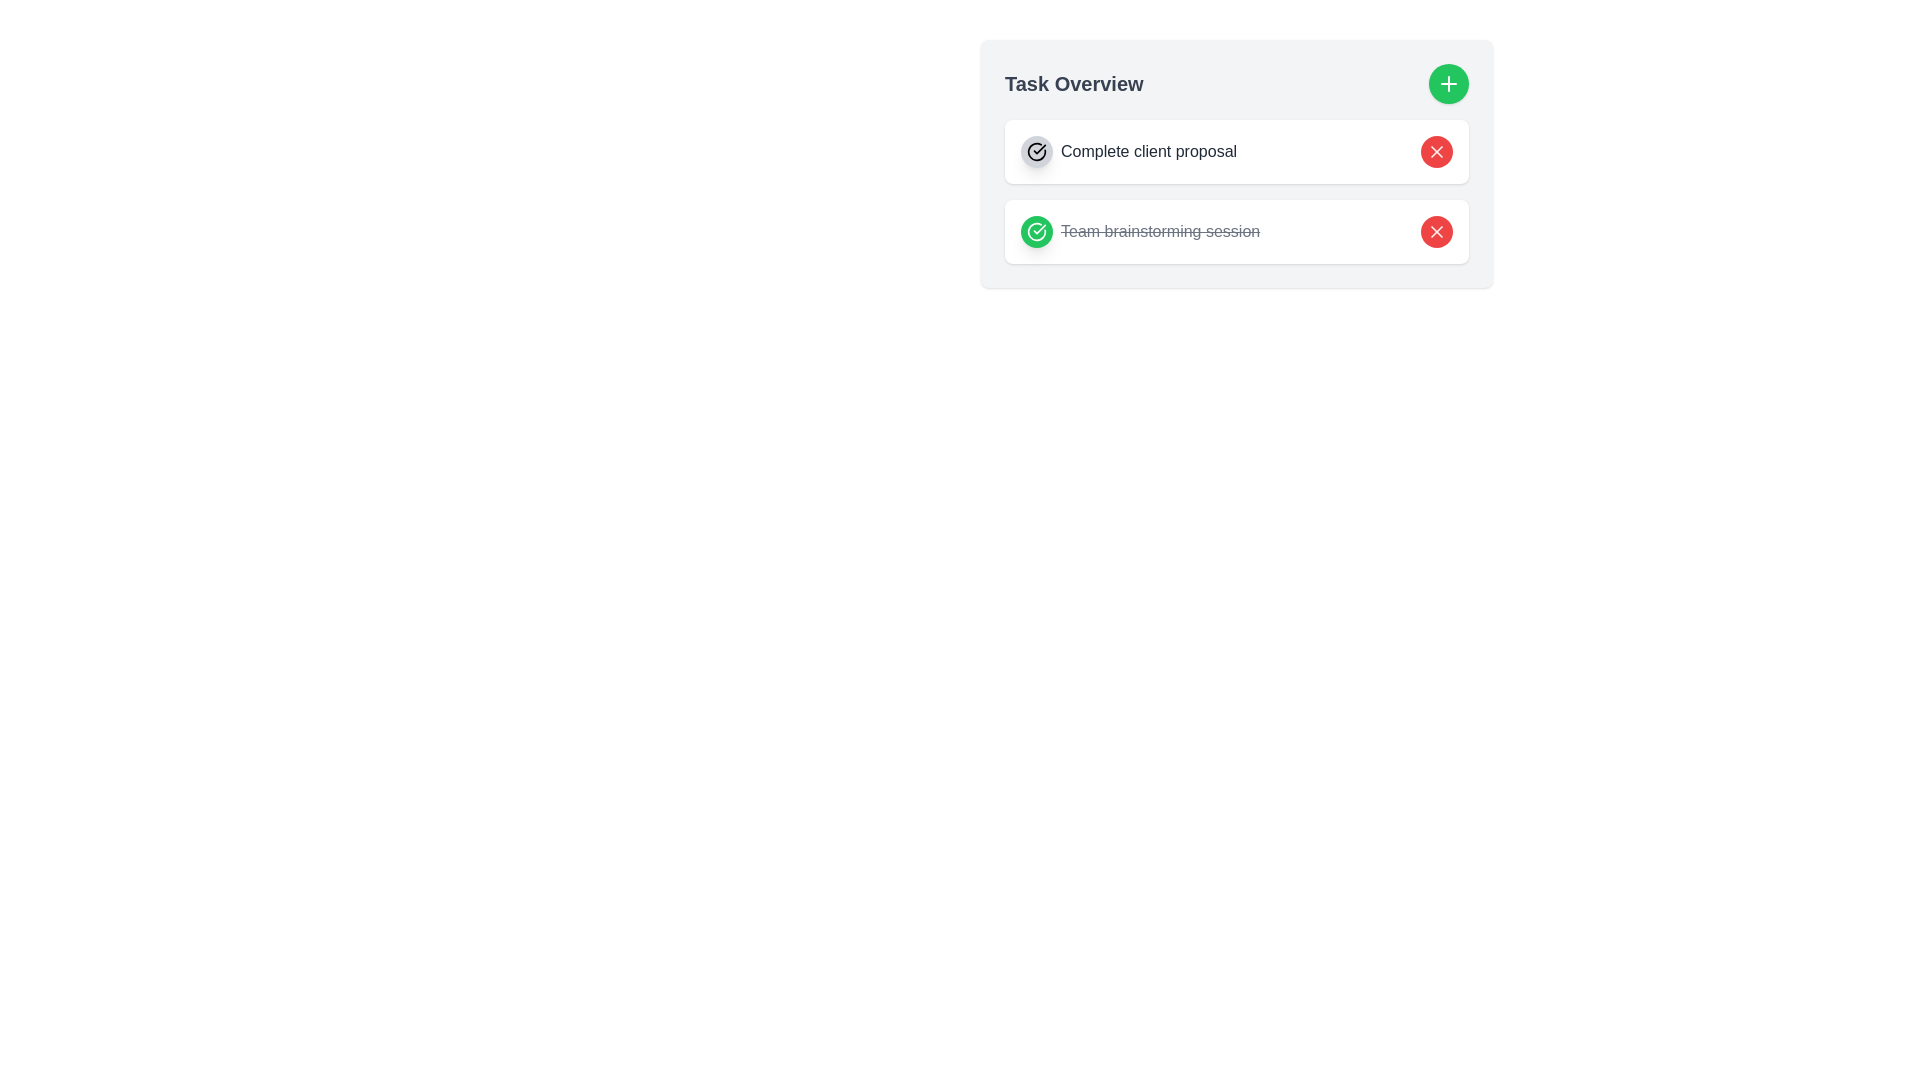 The width and height of the screenshot is (1920, 1080). I want to click on the circular red button with a white 'X' icon, so click(1435, 150).